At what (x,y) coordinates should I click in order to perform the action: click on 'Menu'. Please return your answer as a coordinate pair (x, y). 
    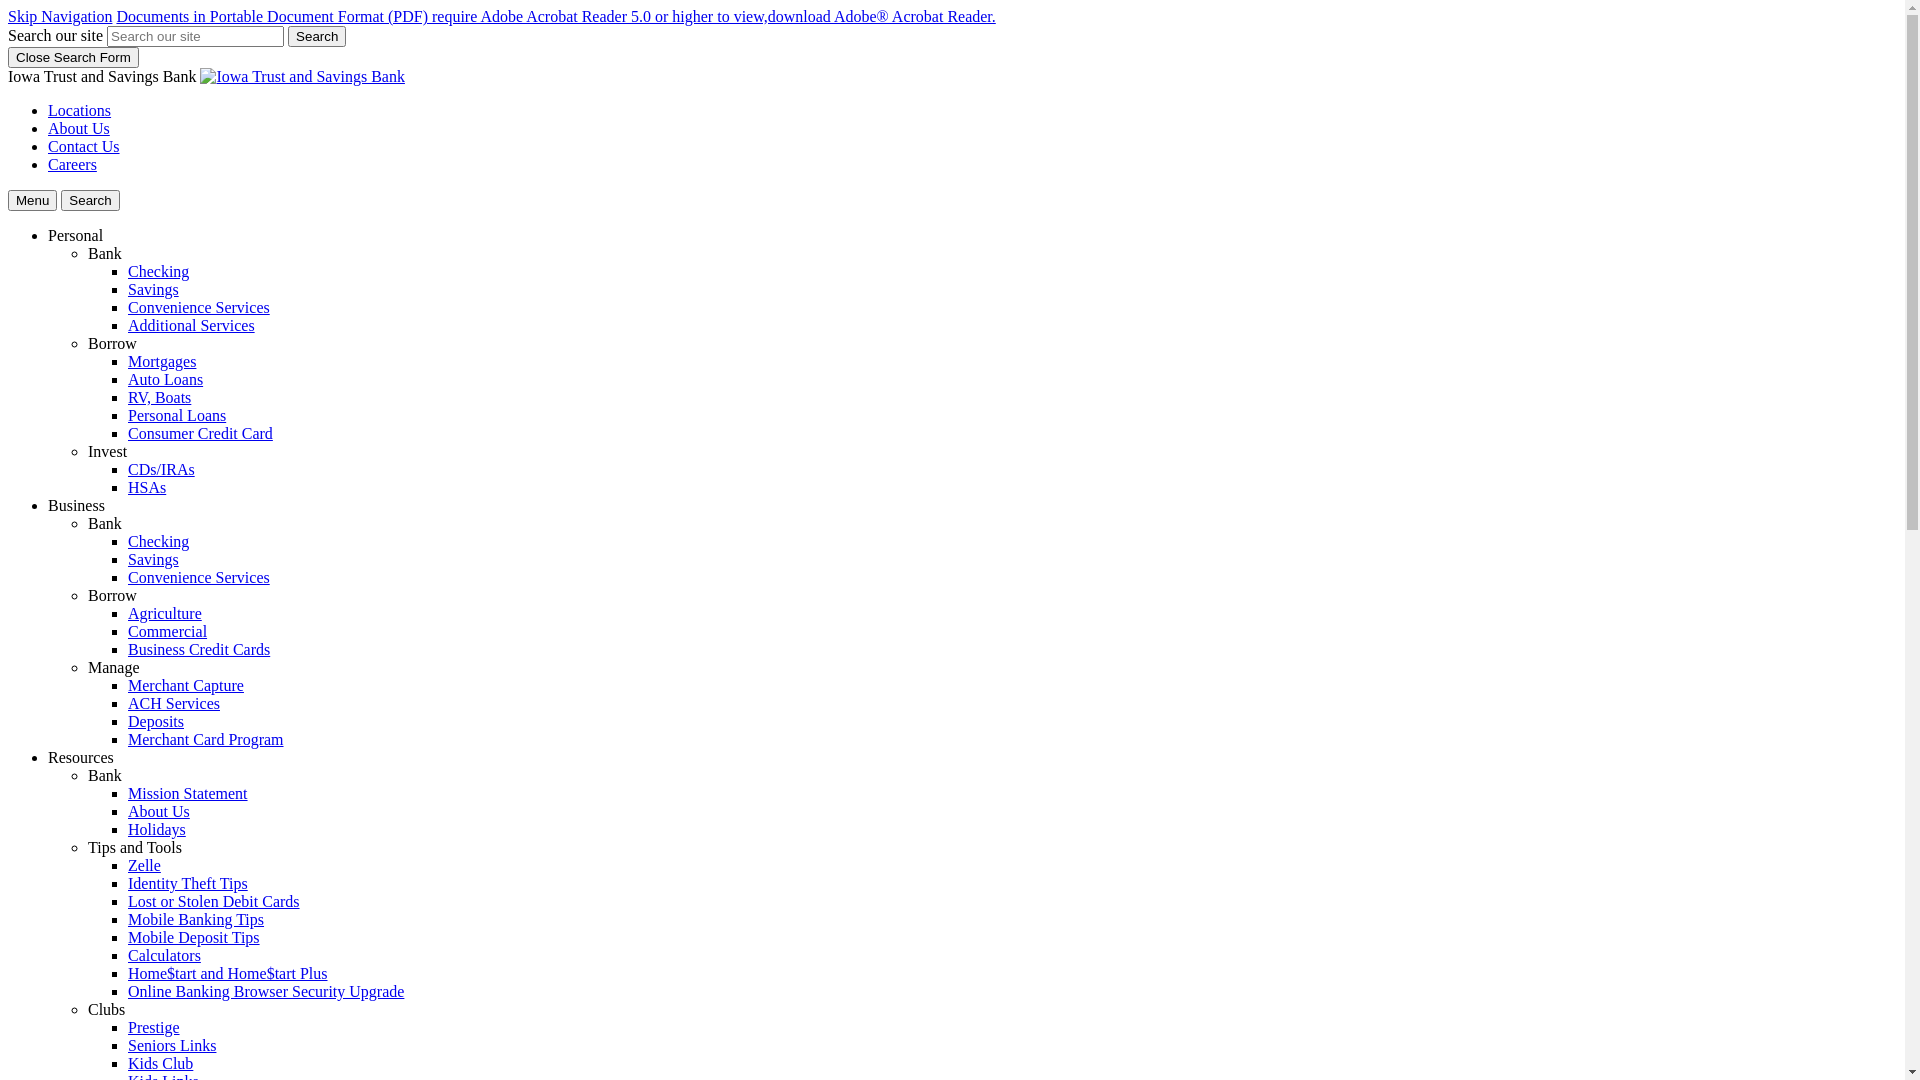
    Looking at the image, I should click on (32, 200).